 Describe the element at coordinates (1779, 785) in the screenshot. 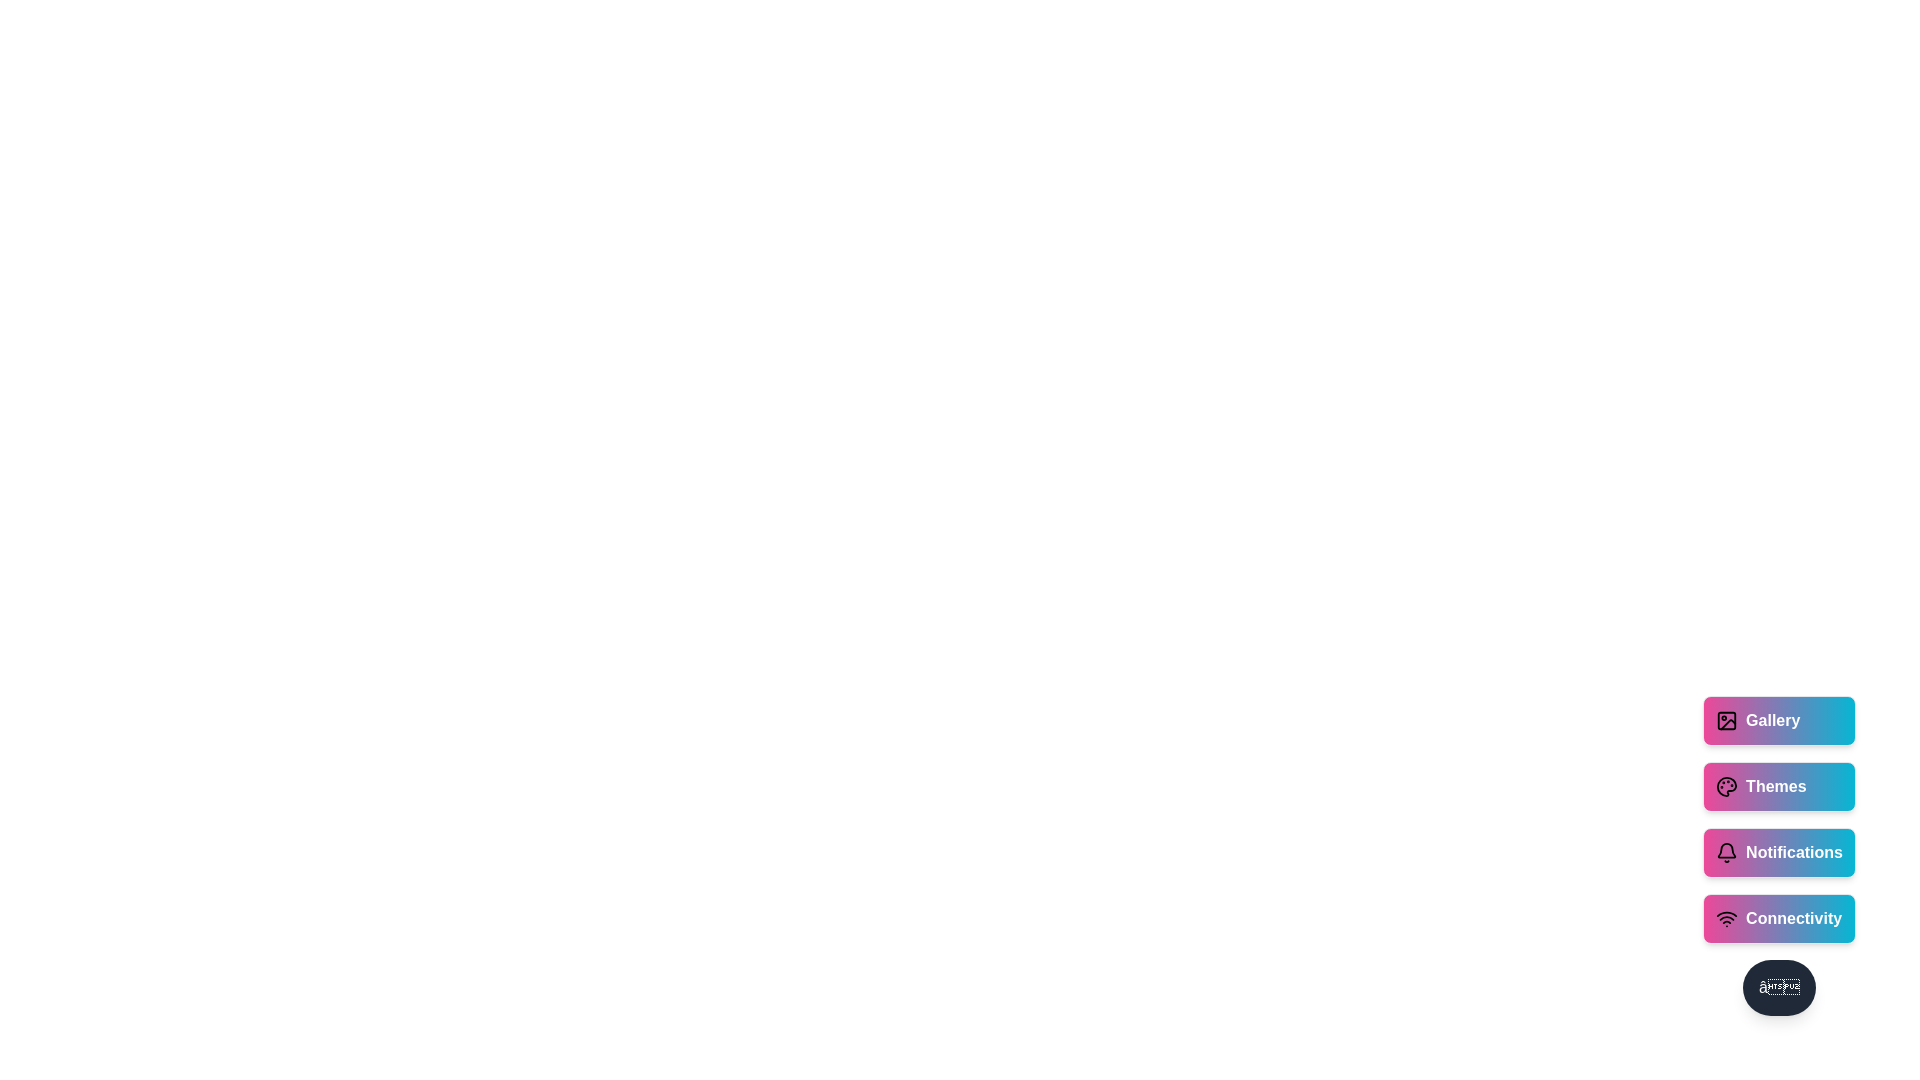

I see `the 'Themes' button located below the 'Gallery' button and above the 'Notifications' button` at that location.